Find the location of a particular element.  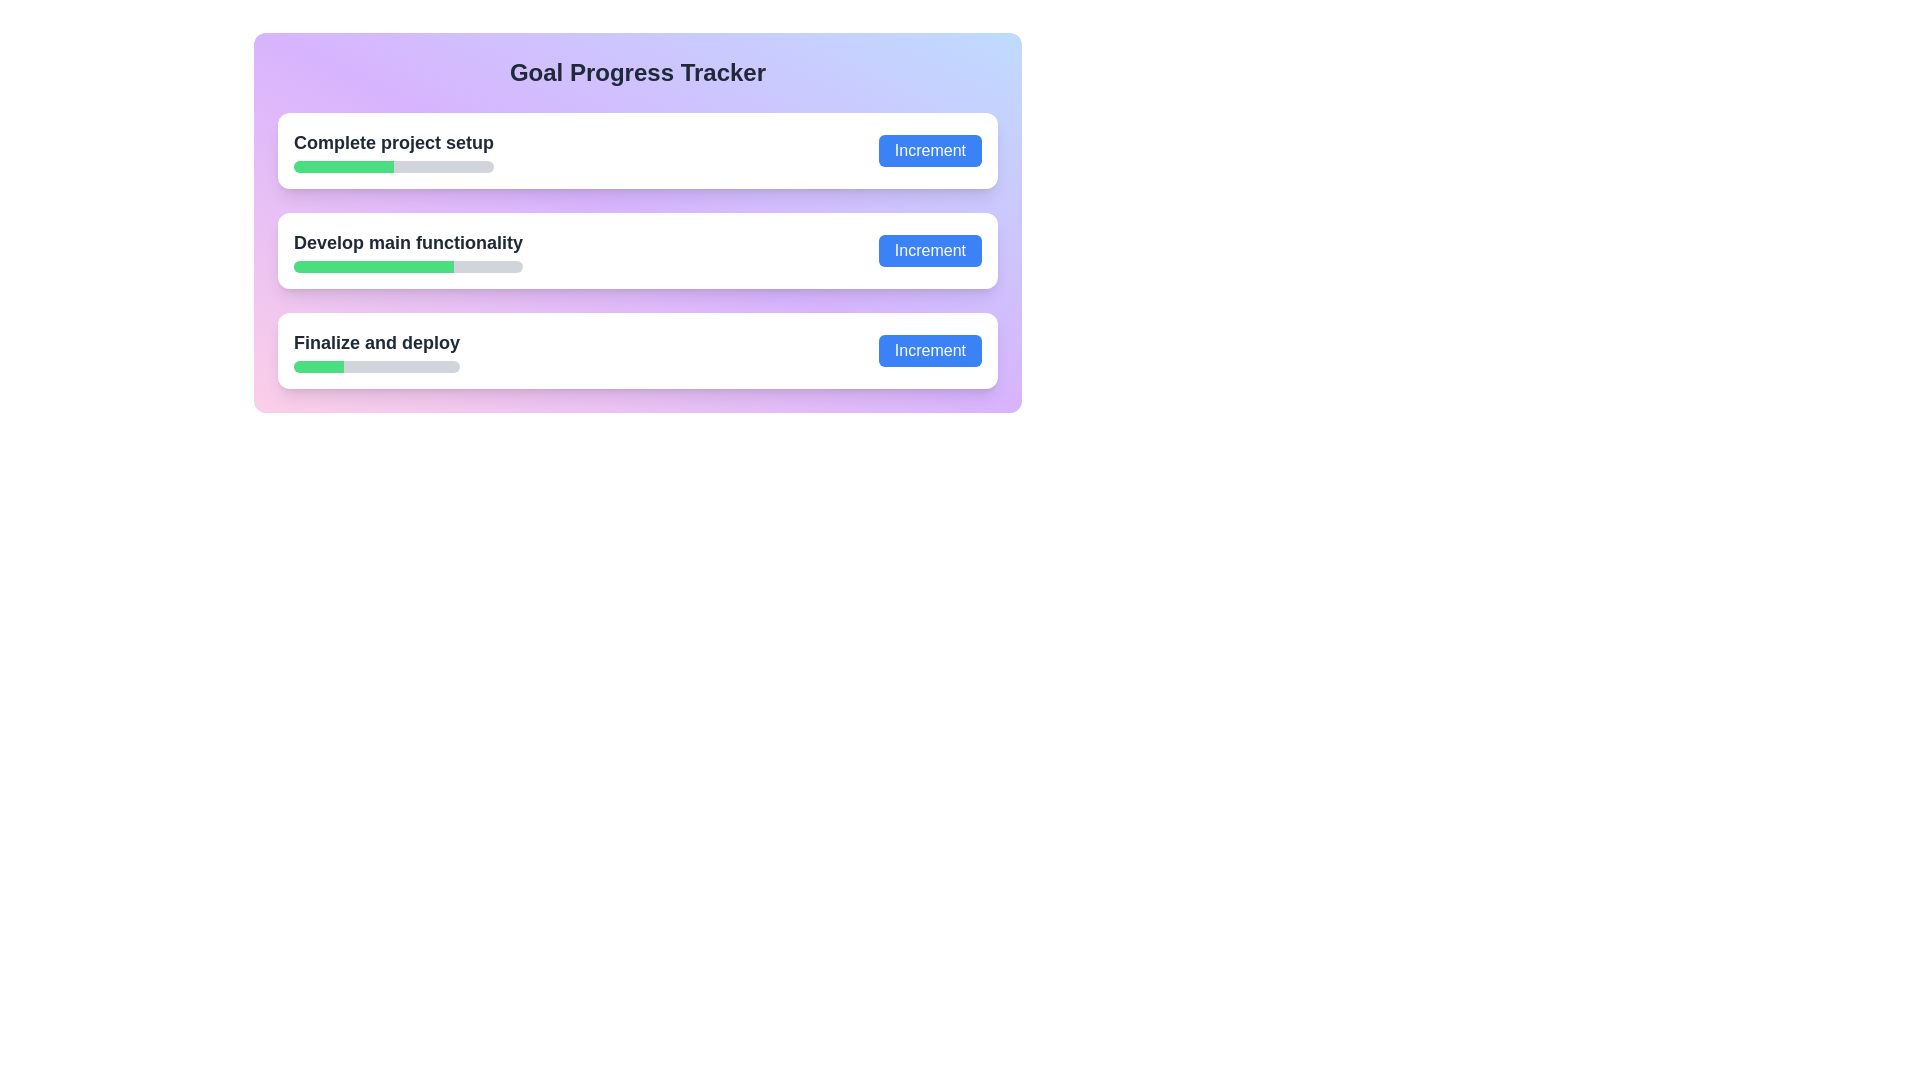

the green progress indicator bar which is located in the 'Develop main functionality' section, representing the progress within a task is located at coordinates (374, 265).